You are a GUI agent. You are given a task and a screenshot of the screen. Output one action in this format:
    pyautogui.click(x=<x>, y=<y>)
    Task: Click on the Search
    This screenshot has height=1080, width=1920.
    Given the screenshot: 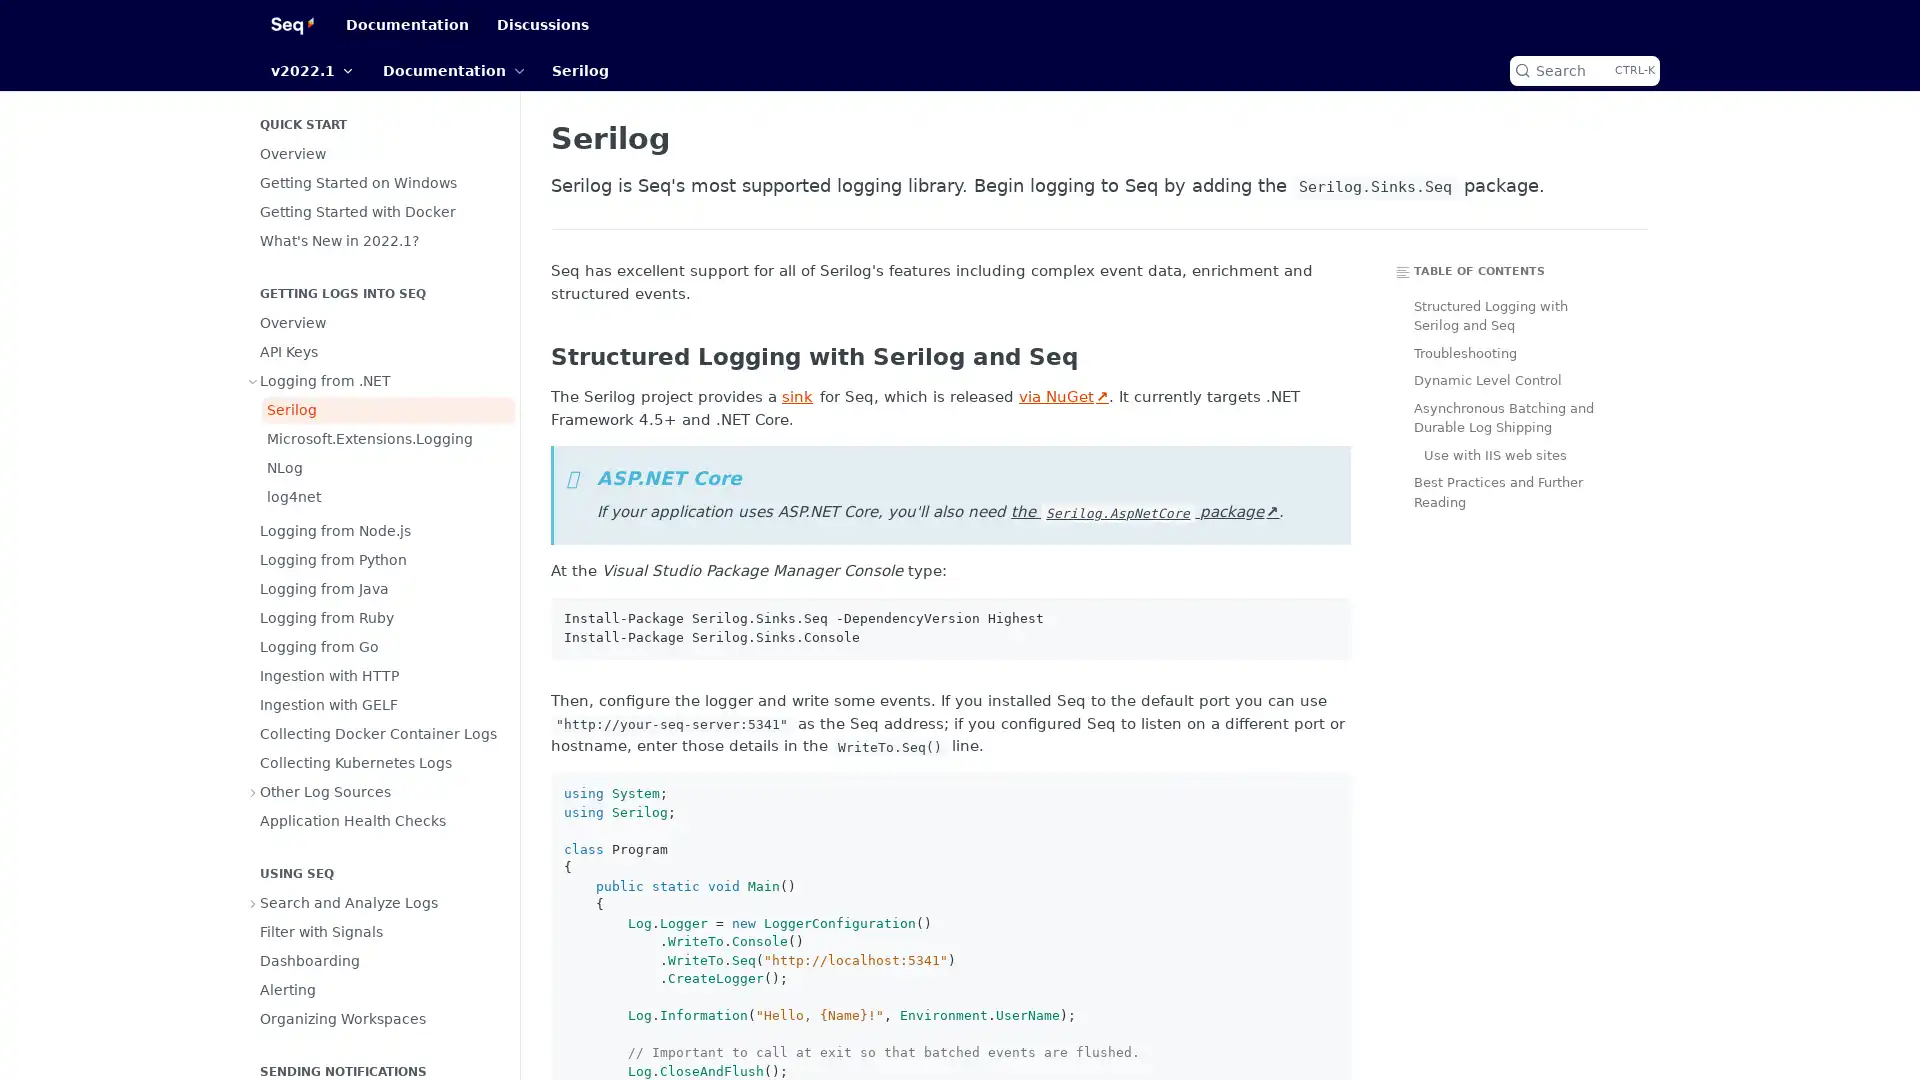 What is the action you would take?
    pyautogui.click(x=1583, y=69)
    